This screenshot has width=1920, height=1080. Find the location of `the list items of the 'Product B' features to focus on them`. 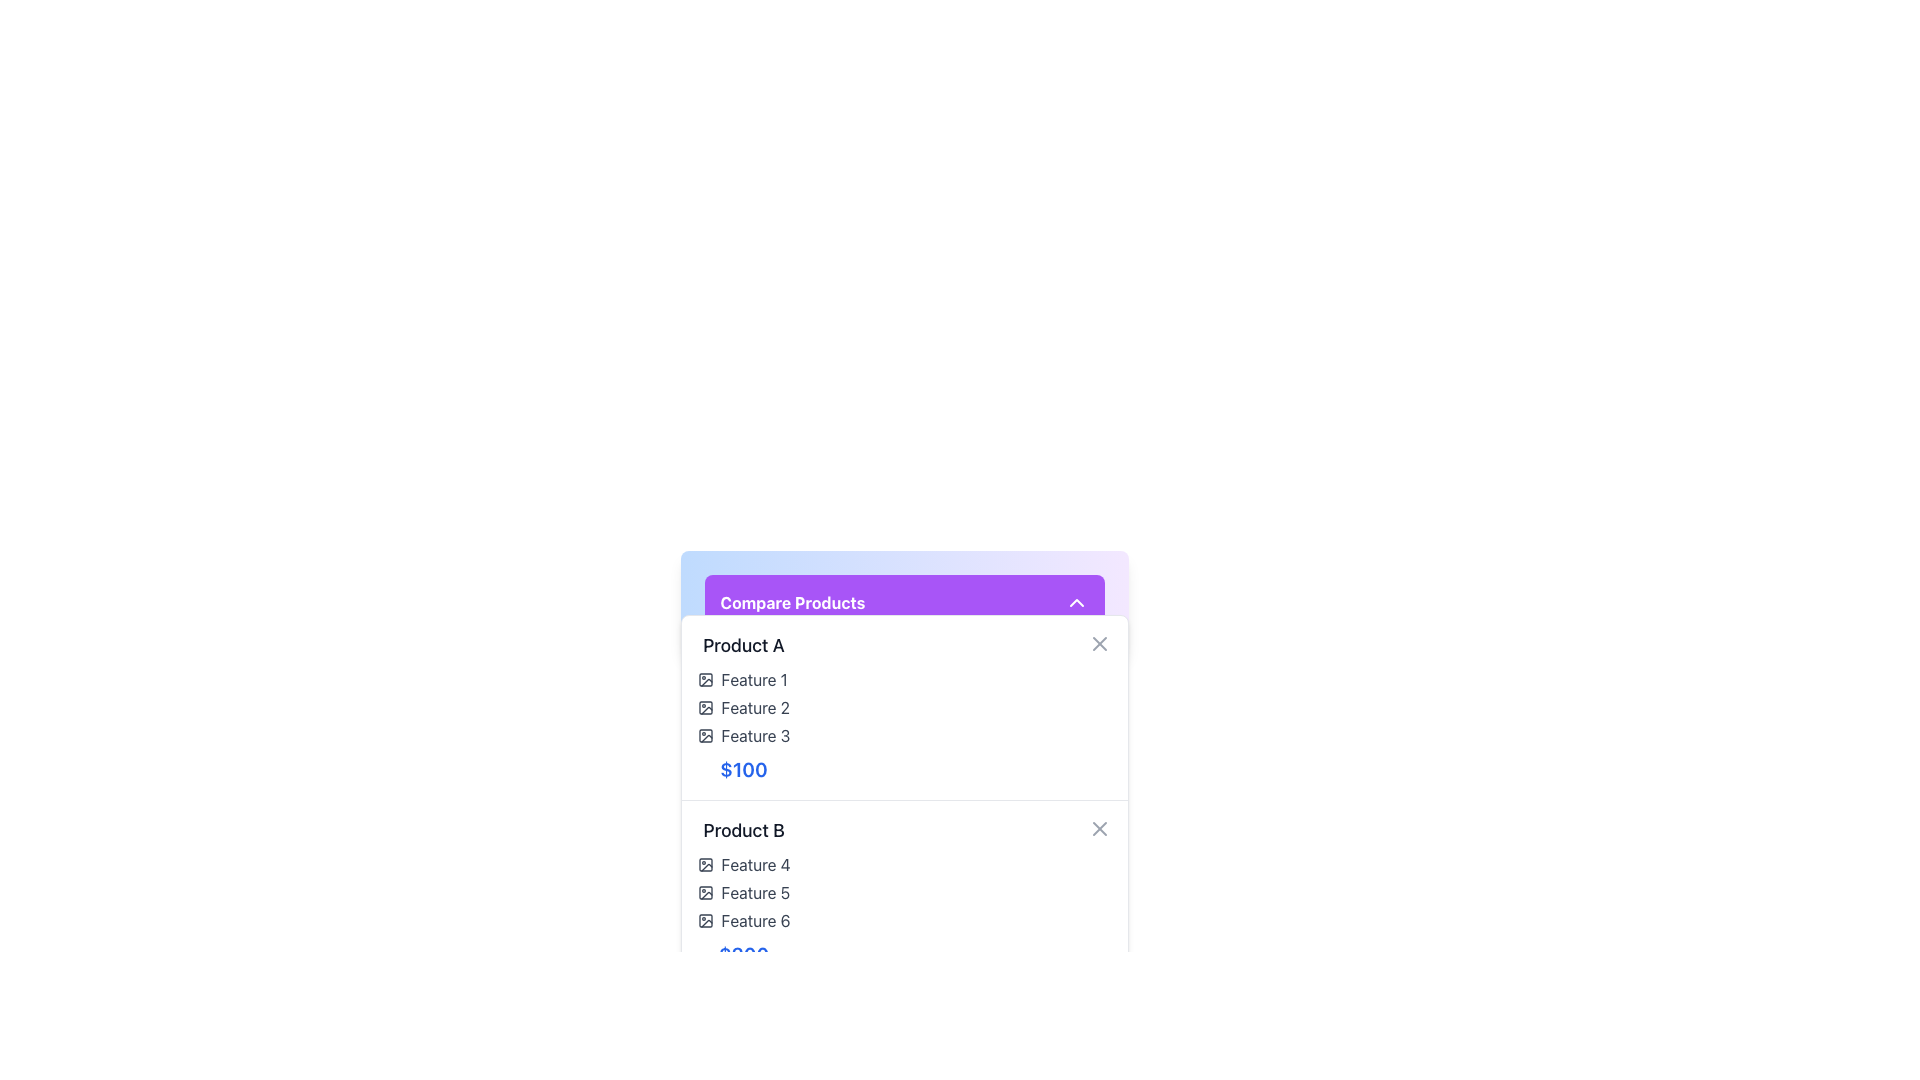

the list items of the 'Product B' features to focus on them is located at coordinates (743, 892).